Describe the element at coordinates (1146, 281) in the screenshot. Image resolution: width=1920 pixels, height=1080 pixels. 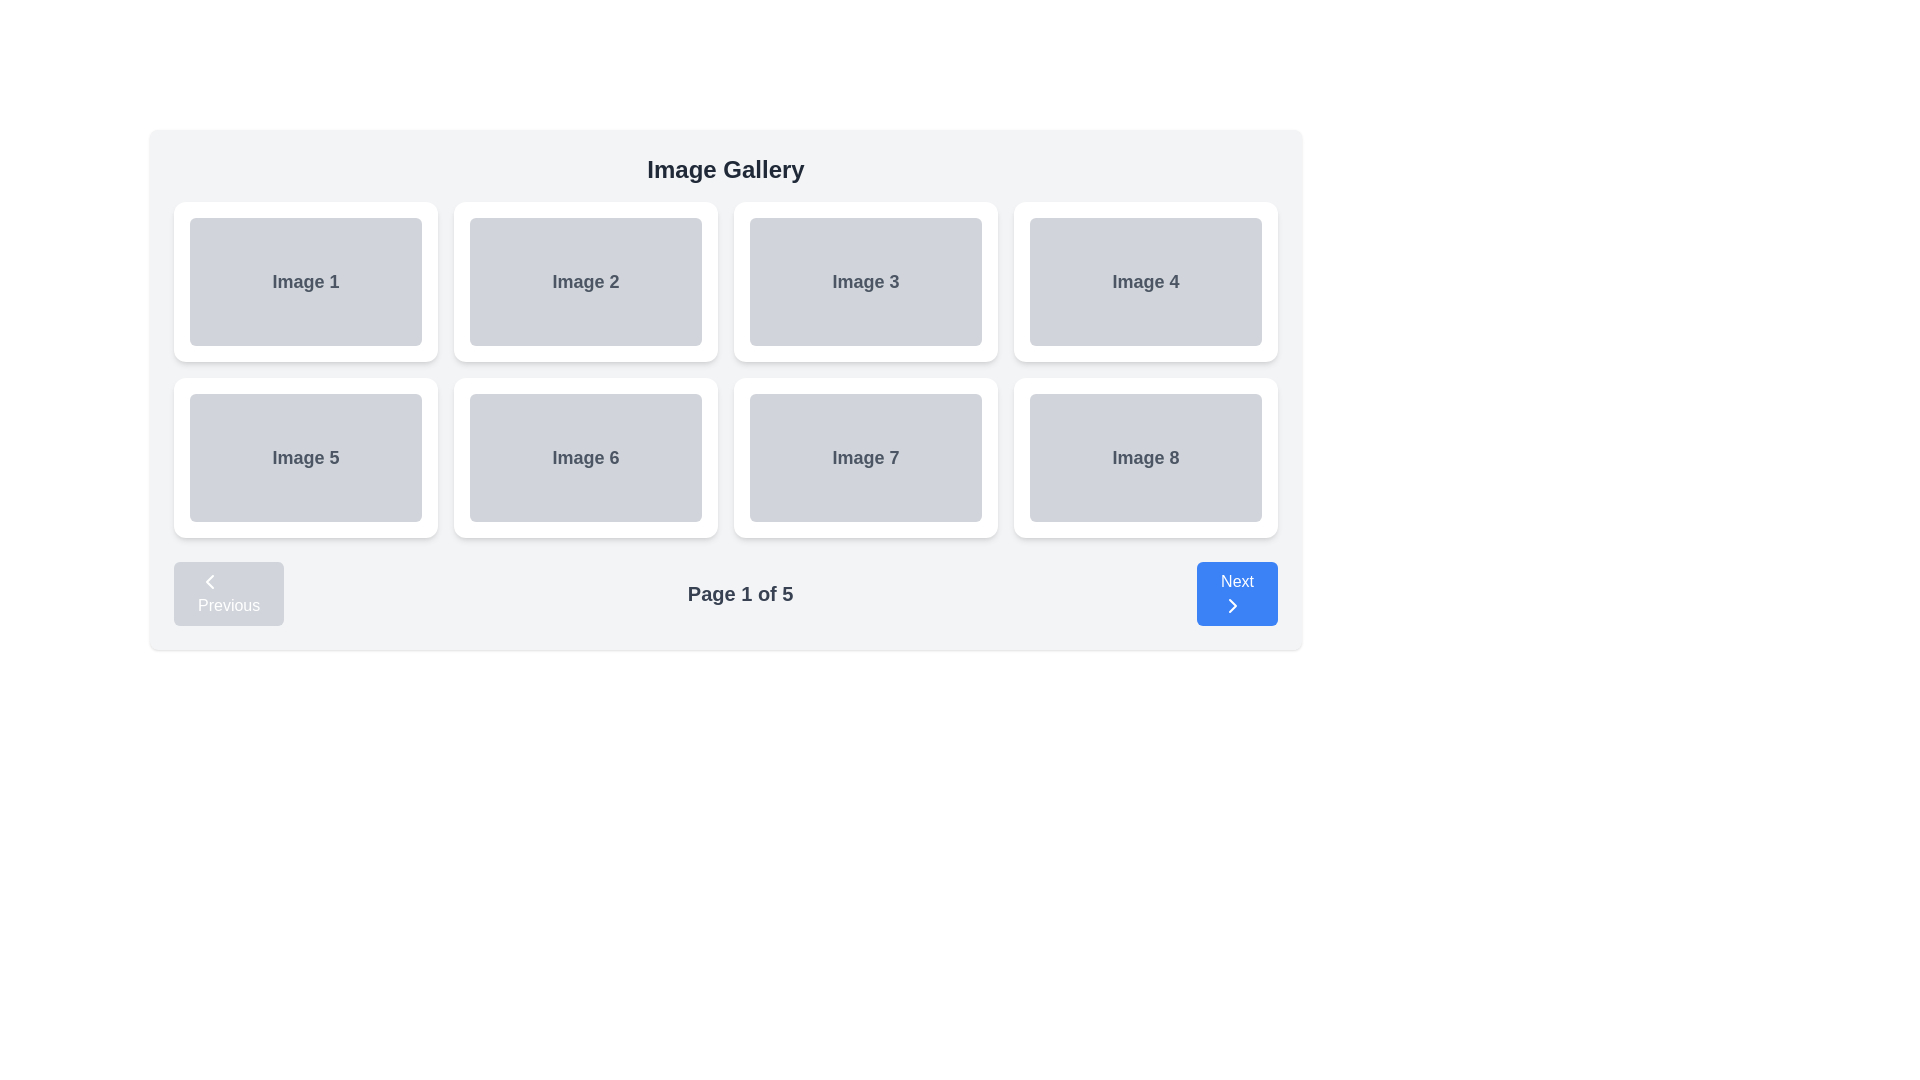
I see `the non-interactive image card displaying 'Image 4' in the gallery layout, located in the first row and fourth position` at that location.